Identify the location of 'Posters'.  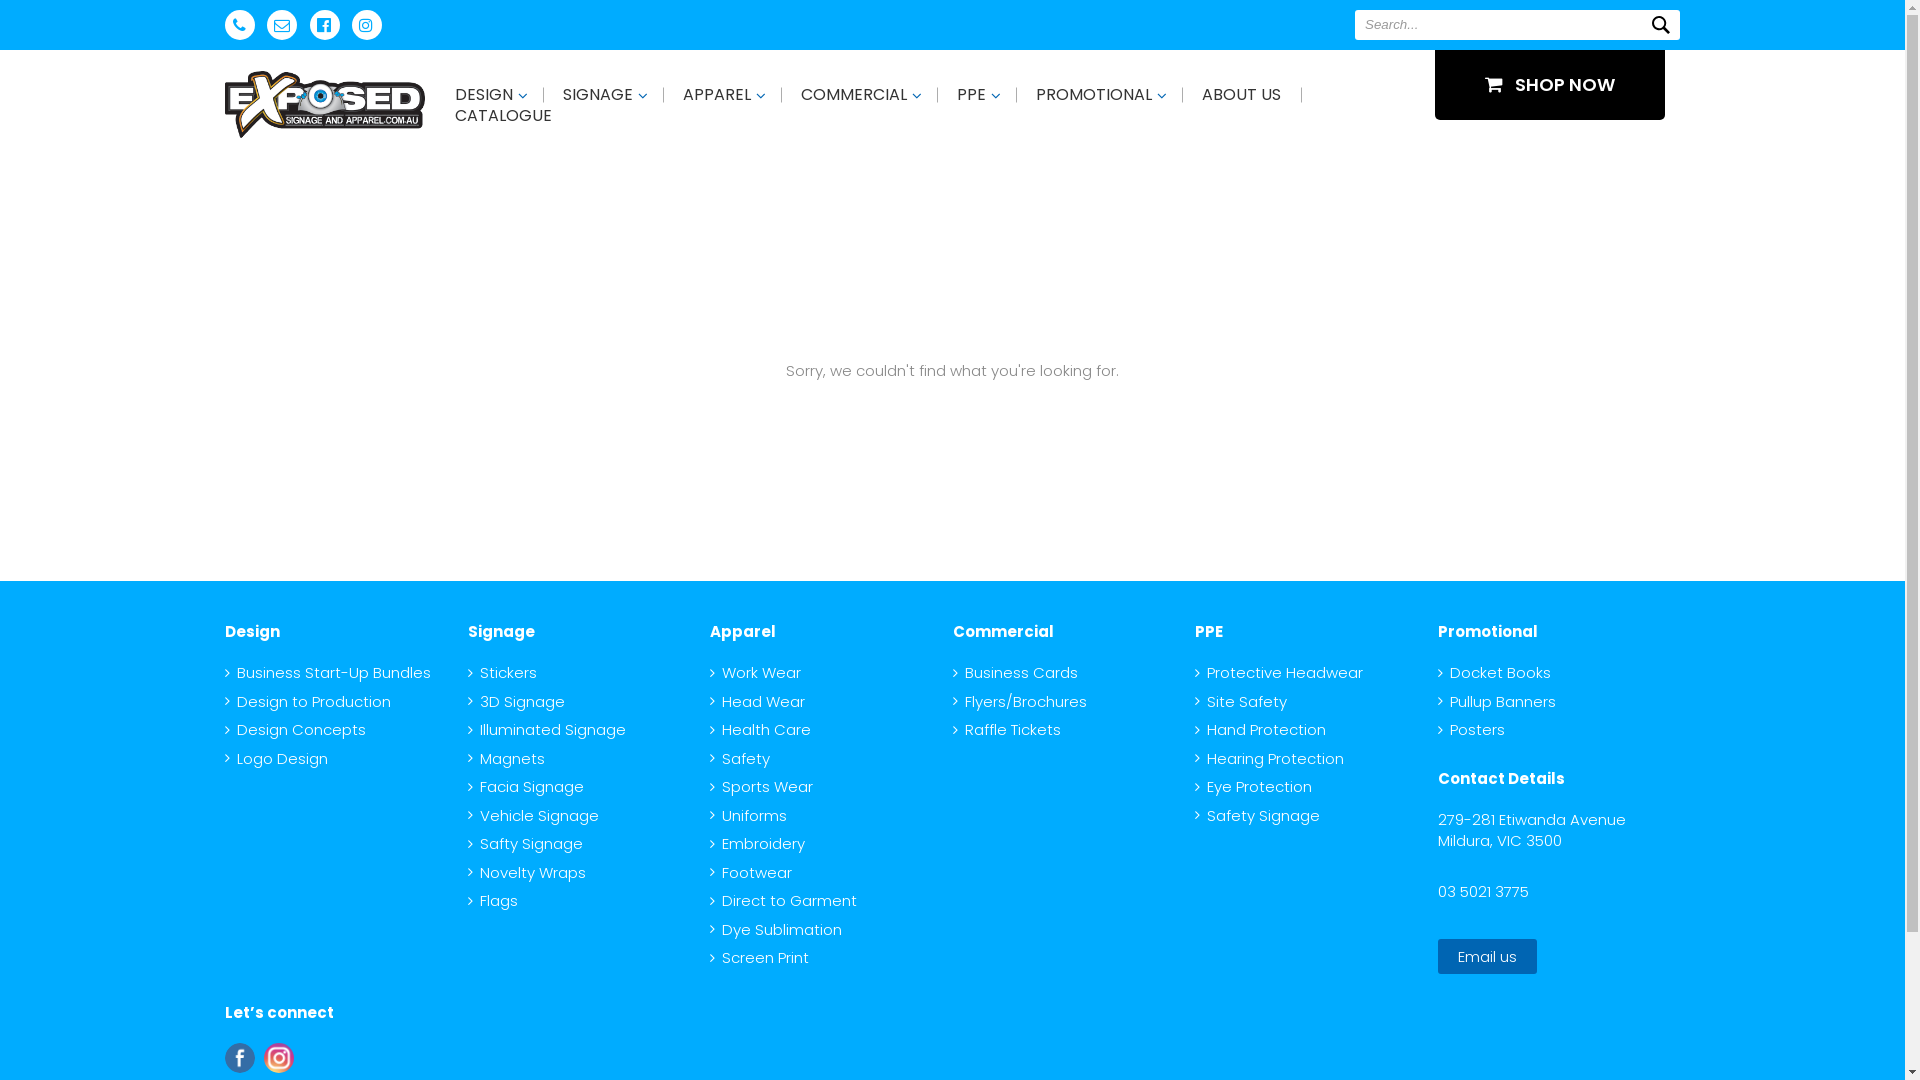
(1437, 729).